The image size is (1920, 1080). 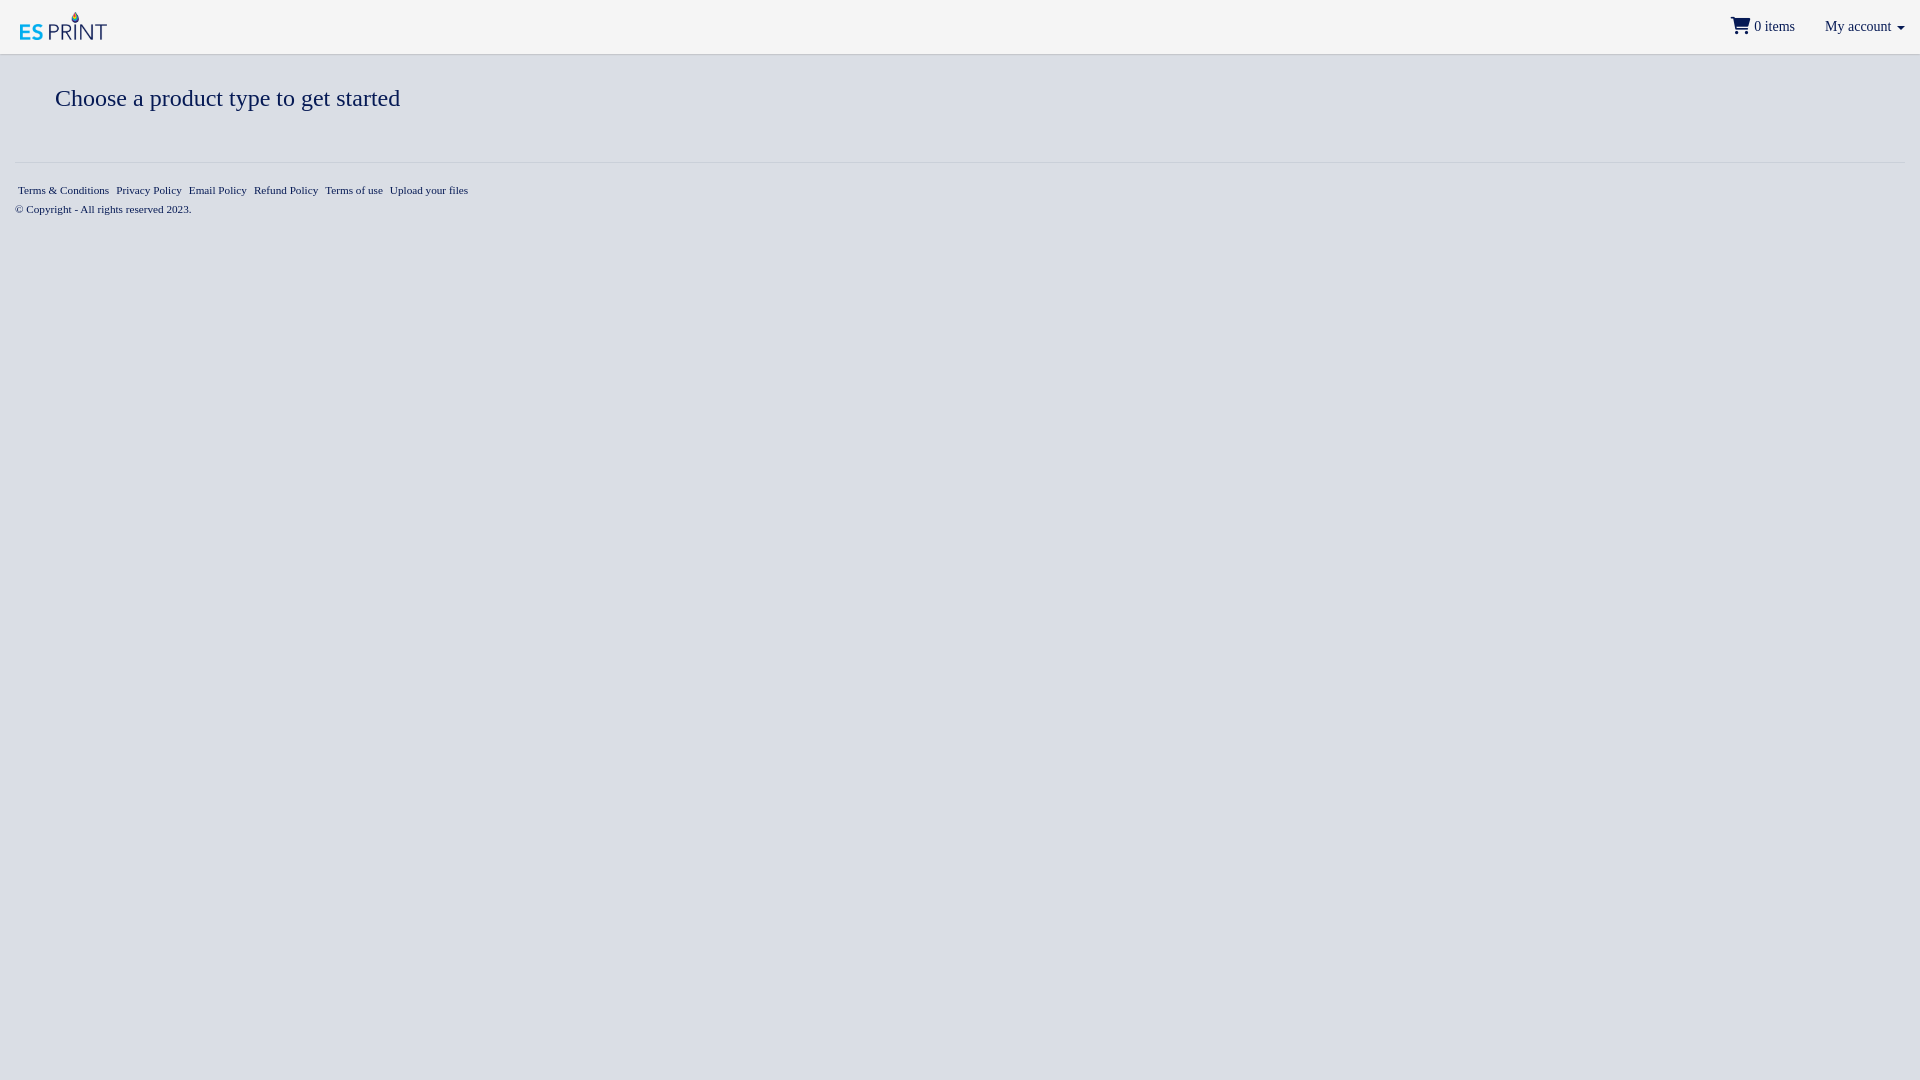 I want to click on 'Privacy Policy', so click(x=147, y=189).